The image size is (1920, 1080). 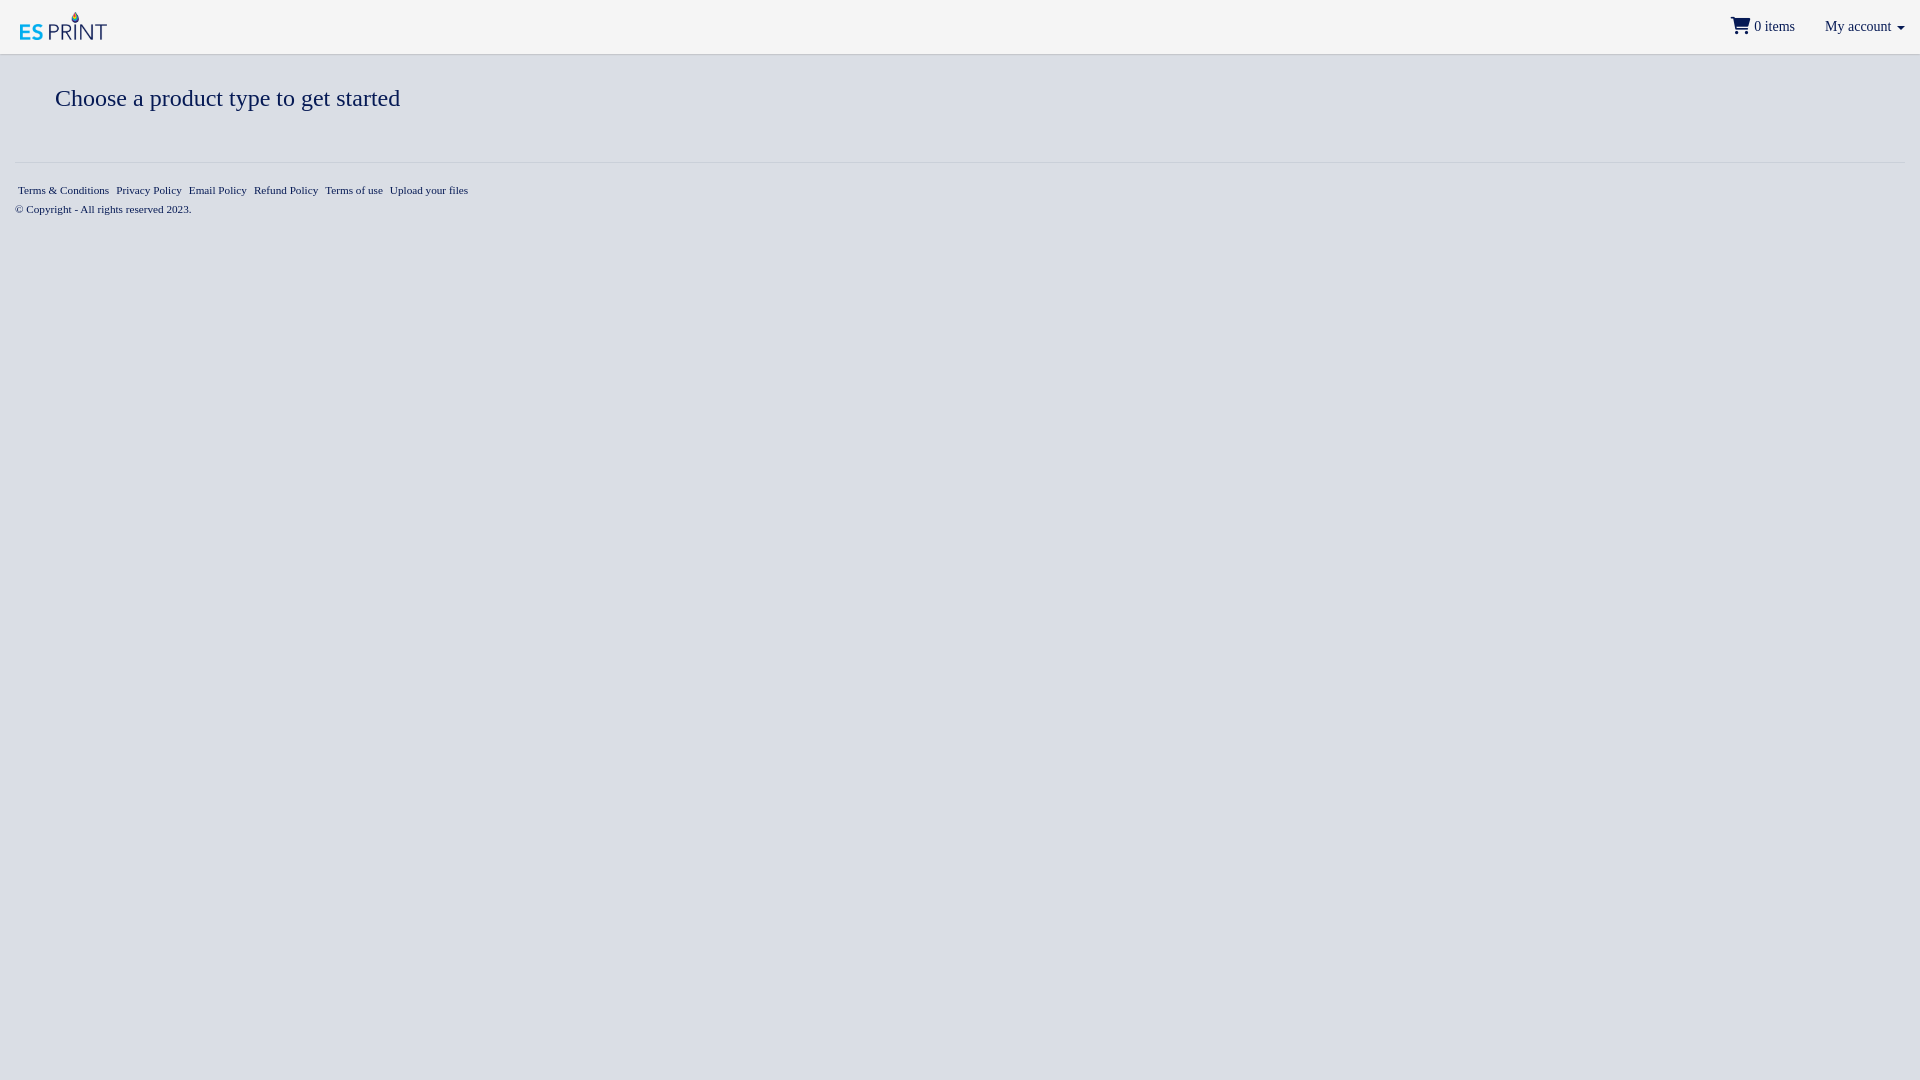 I want to click on 'Privacy Policy', so click(x=147, y=189).